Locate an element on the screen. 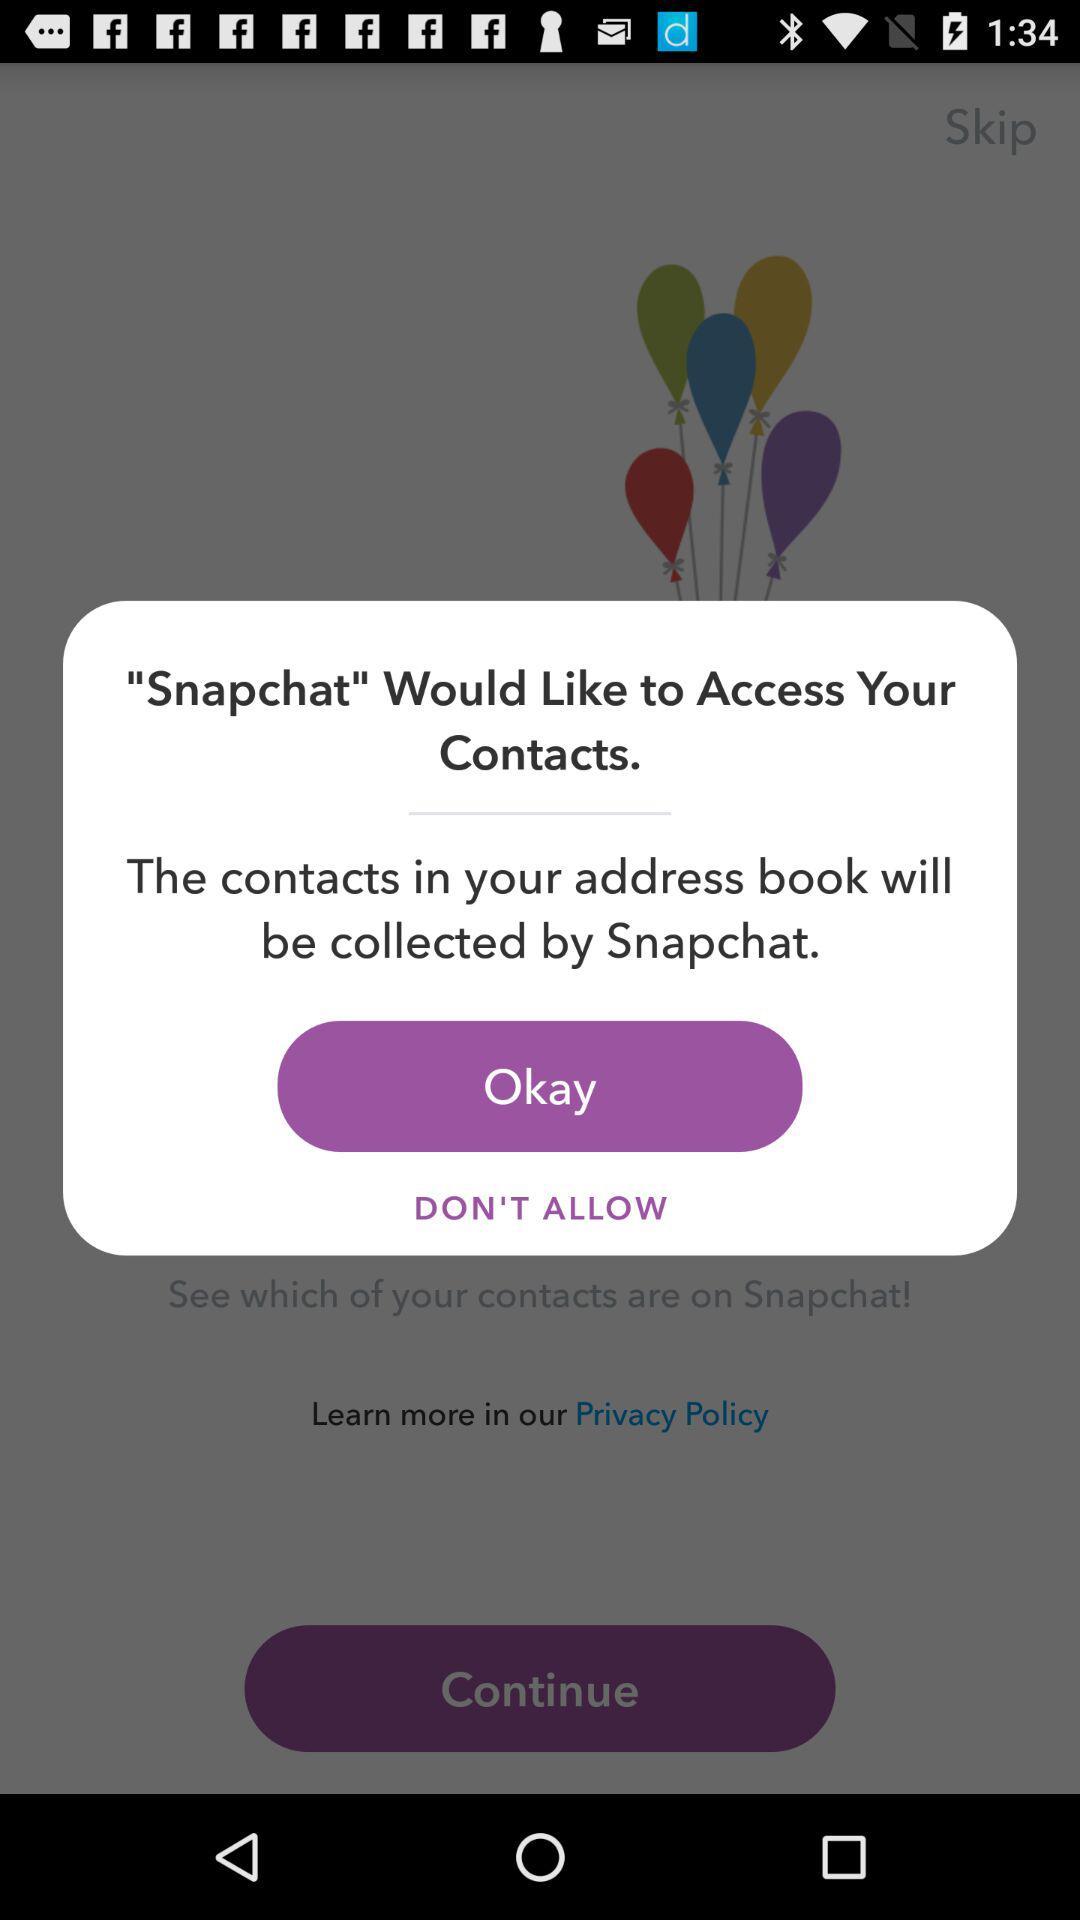 The width and height of the screenshot is (1080, 1920). the item above the don't allow item is located at coordinates (540, 1085).